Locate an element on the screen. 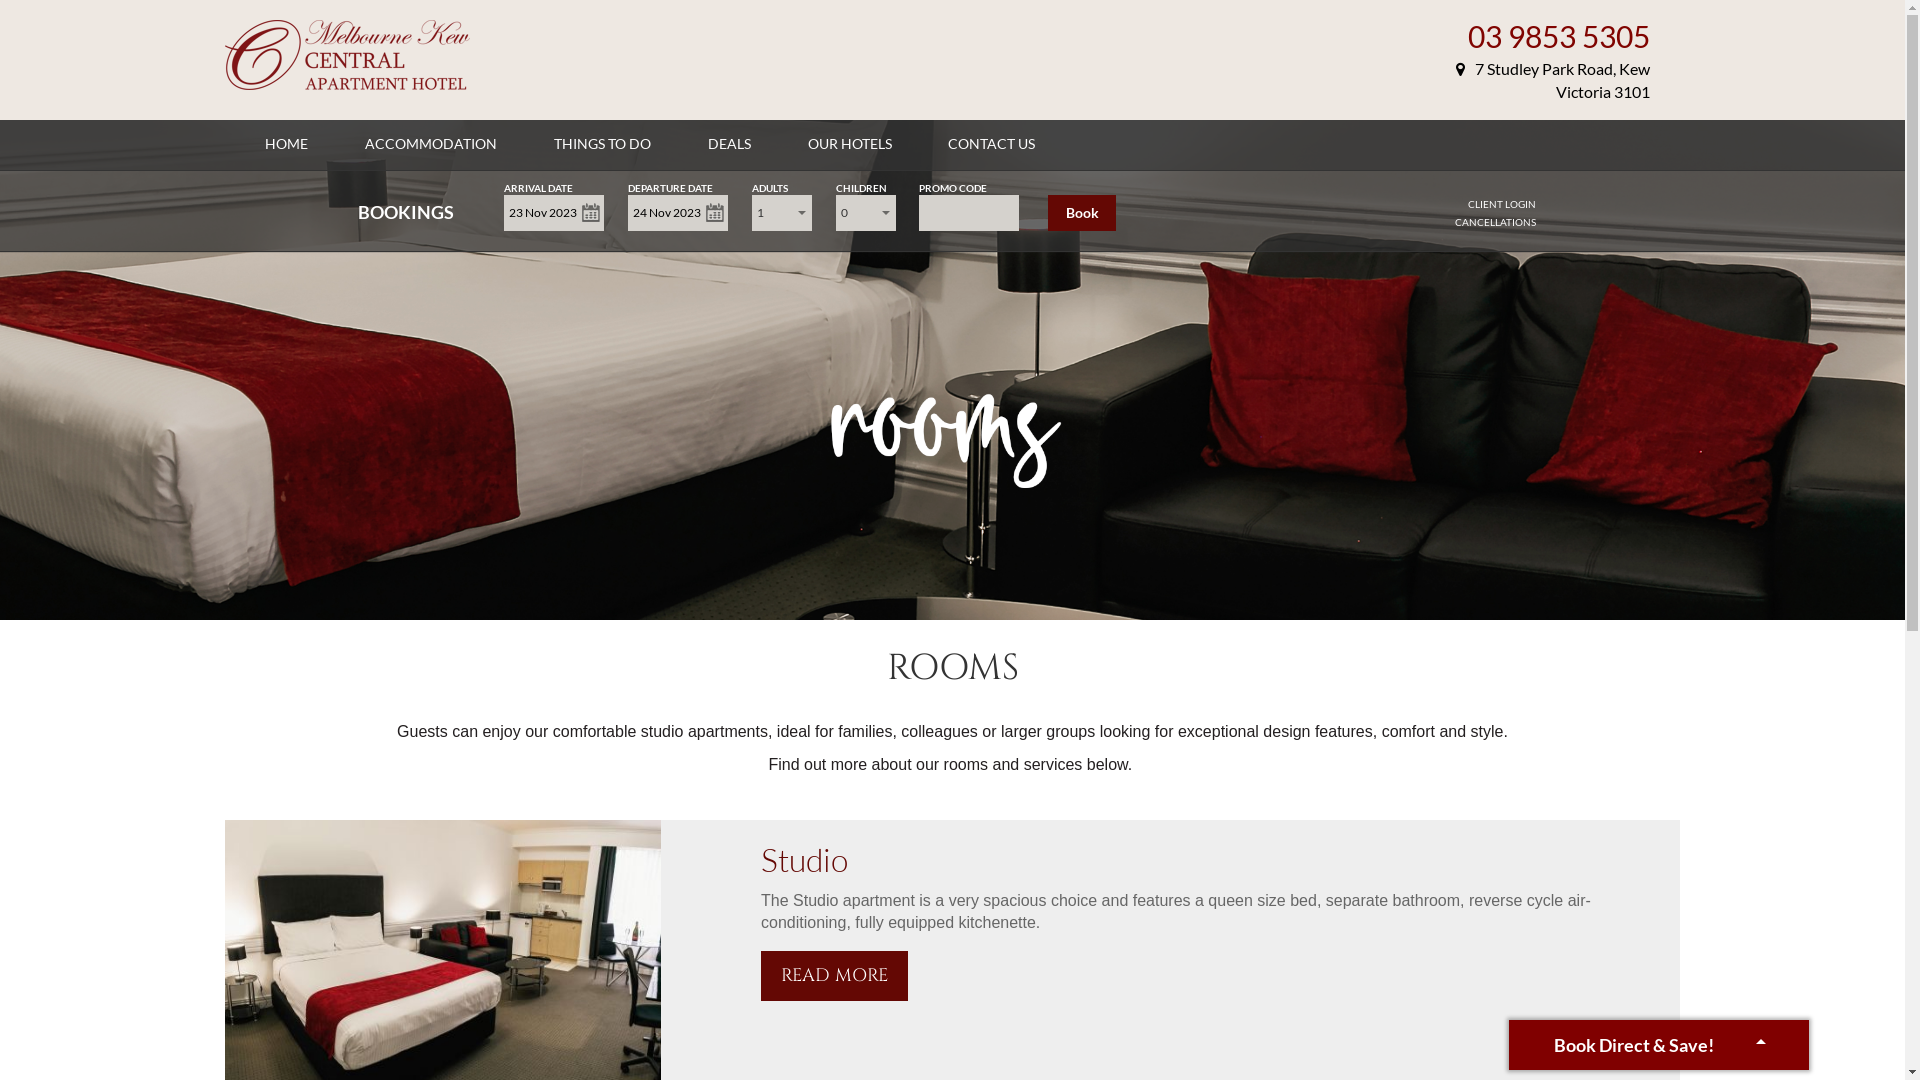 This screenshot has width=1920, height=1080. 'HOME' is located at coordinates (285, 142).